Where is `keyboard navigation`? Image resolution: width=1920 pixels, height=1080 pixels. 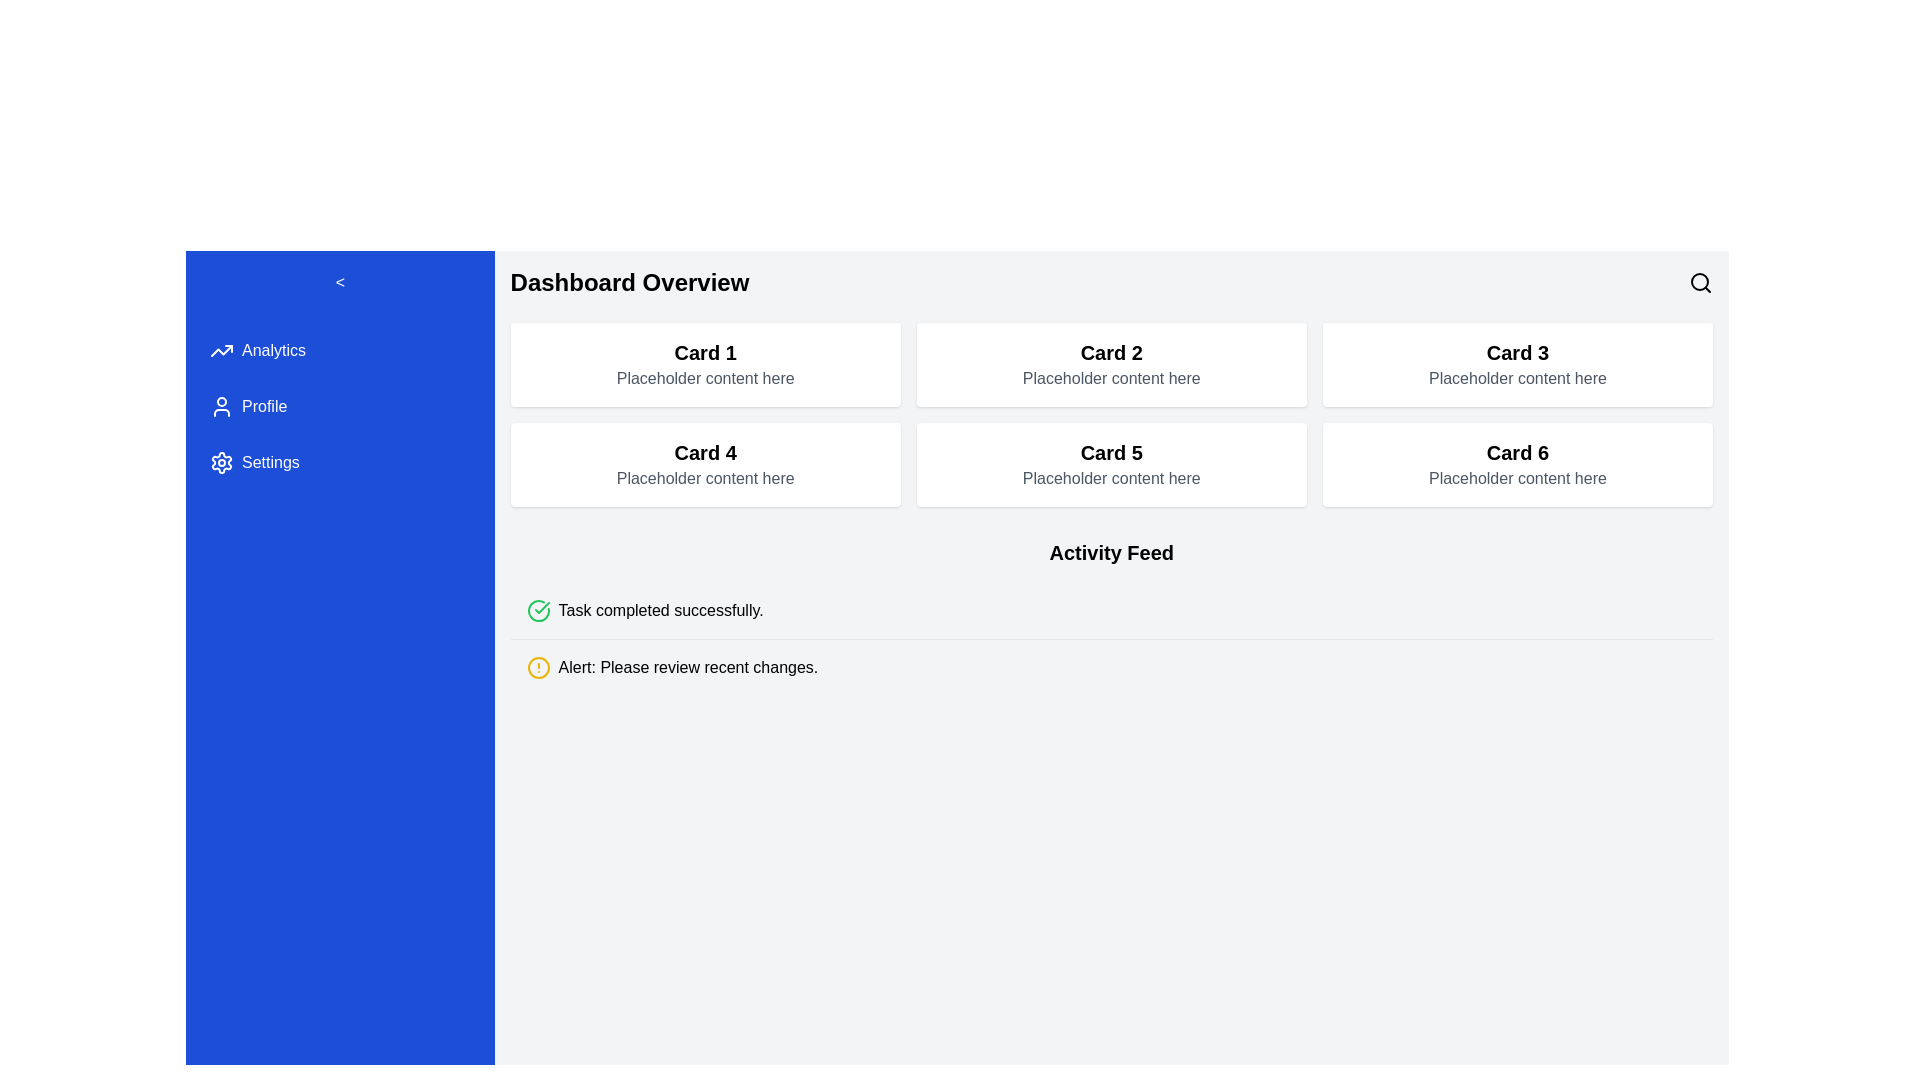
keyboard navigation is located at coordinates (269, 462).